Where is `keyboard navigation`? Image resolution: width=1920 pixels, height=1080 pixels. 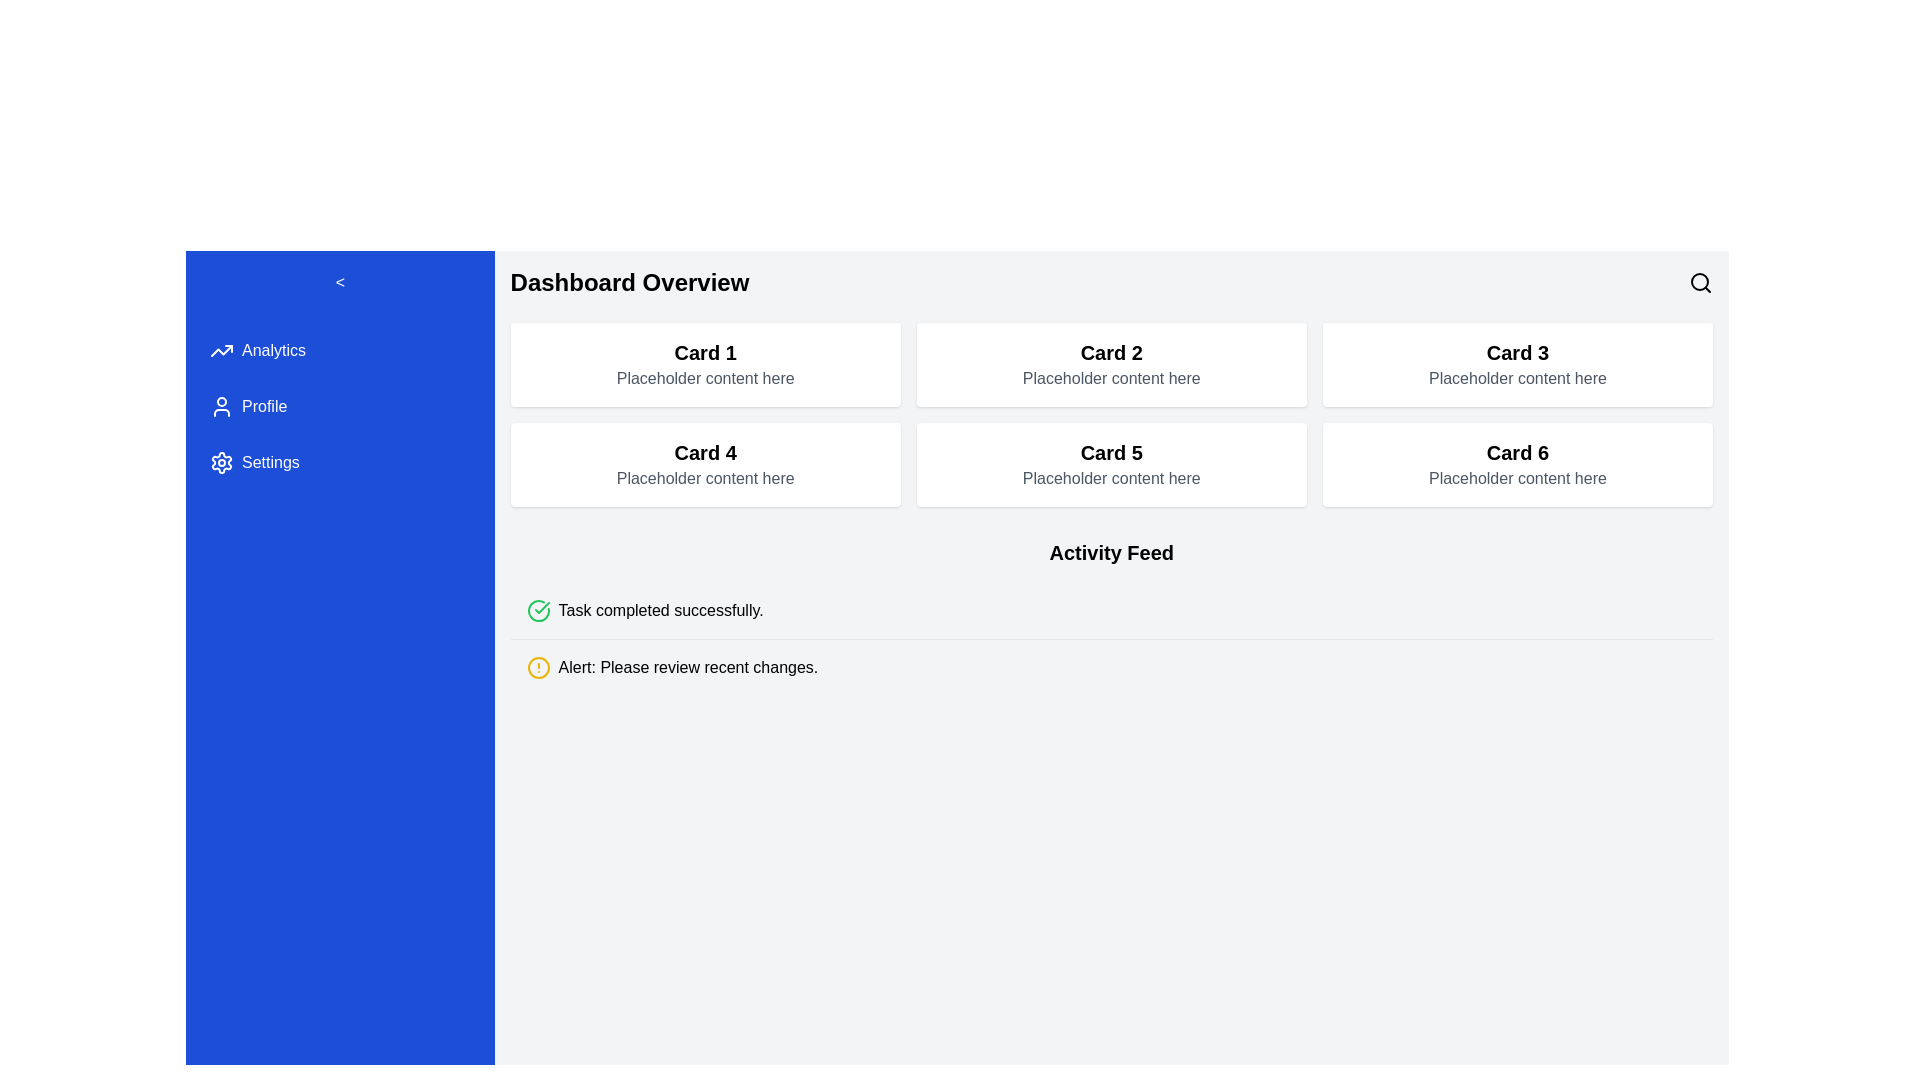
keyboard navigation is located at coordinates (269, 462).